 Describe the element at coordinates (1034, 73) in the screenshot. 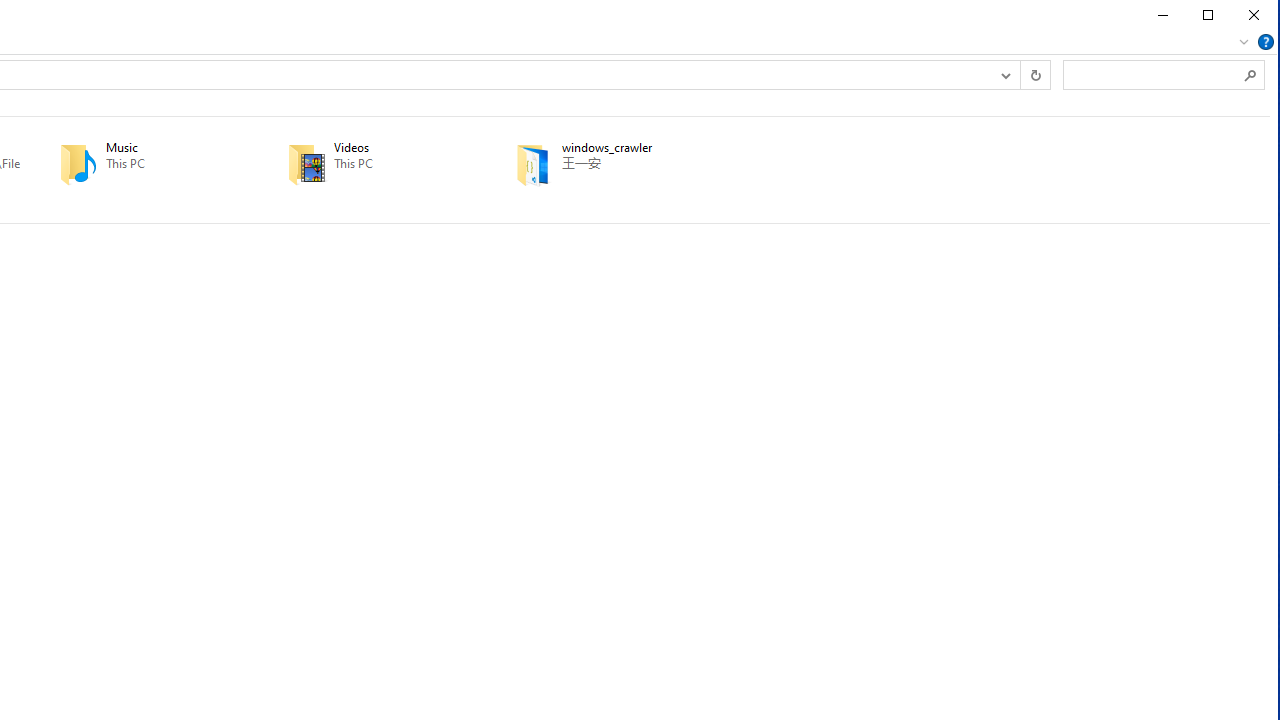

I see `'Refresh "Quick access" (F5)'` at that location.